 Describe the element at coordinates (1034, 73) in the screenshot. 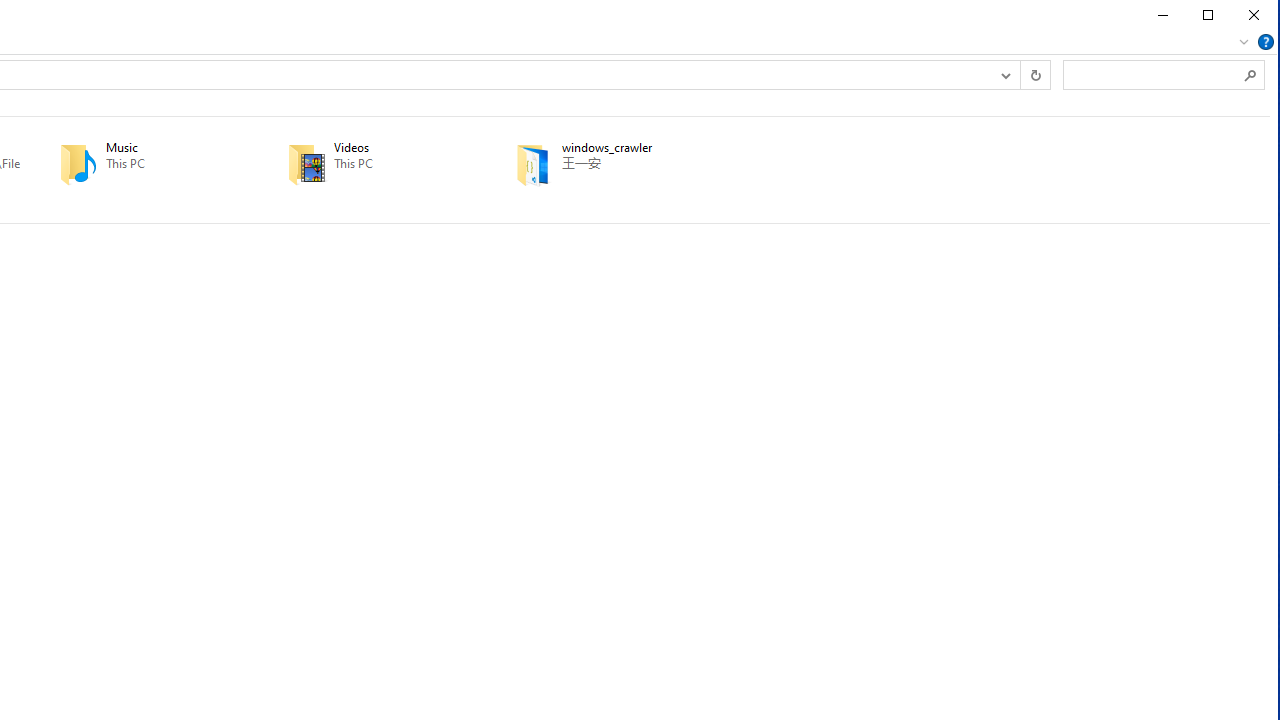

I see `'Refresh "Quick access" (F5)'` at that location.